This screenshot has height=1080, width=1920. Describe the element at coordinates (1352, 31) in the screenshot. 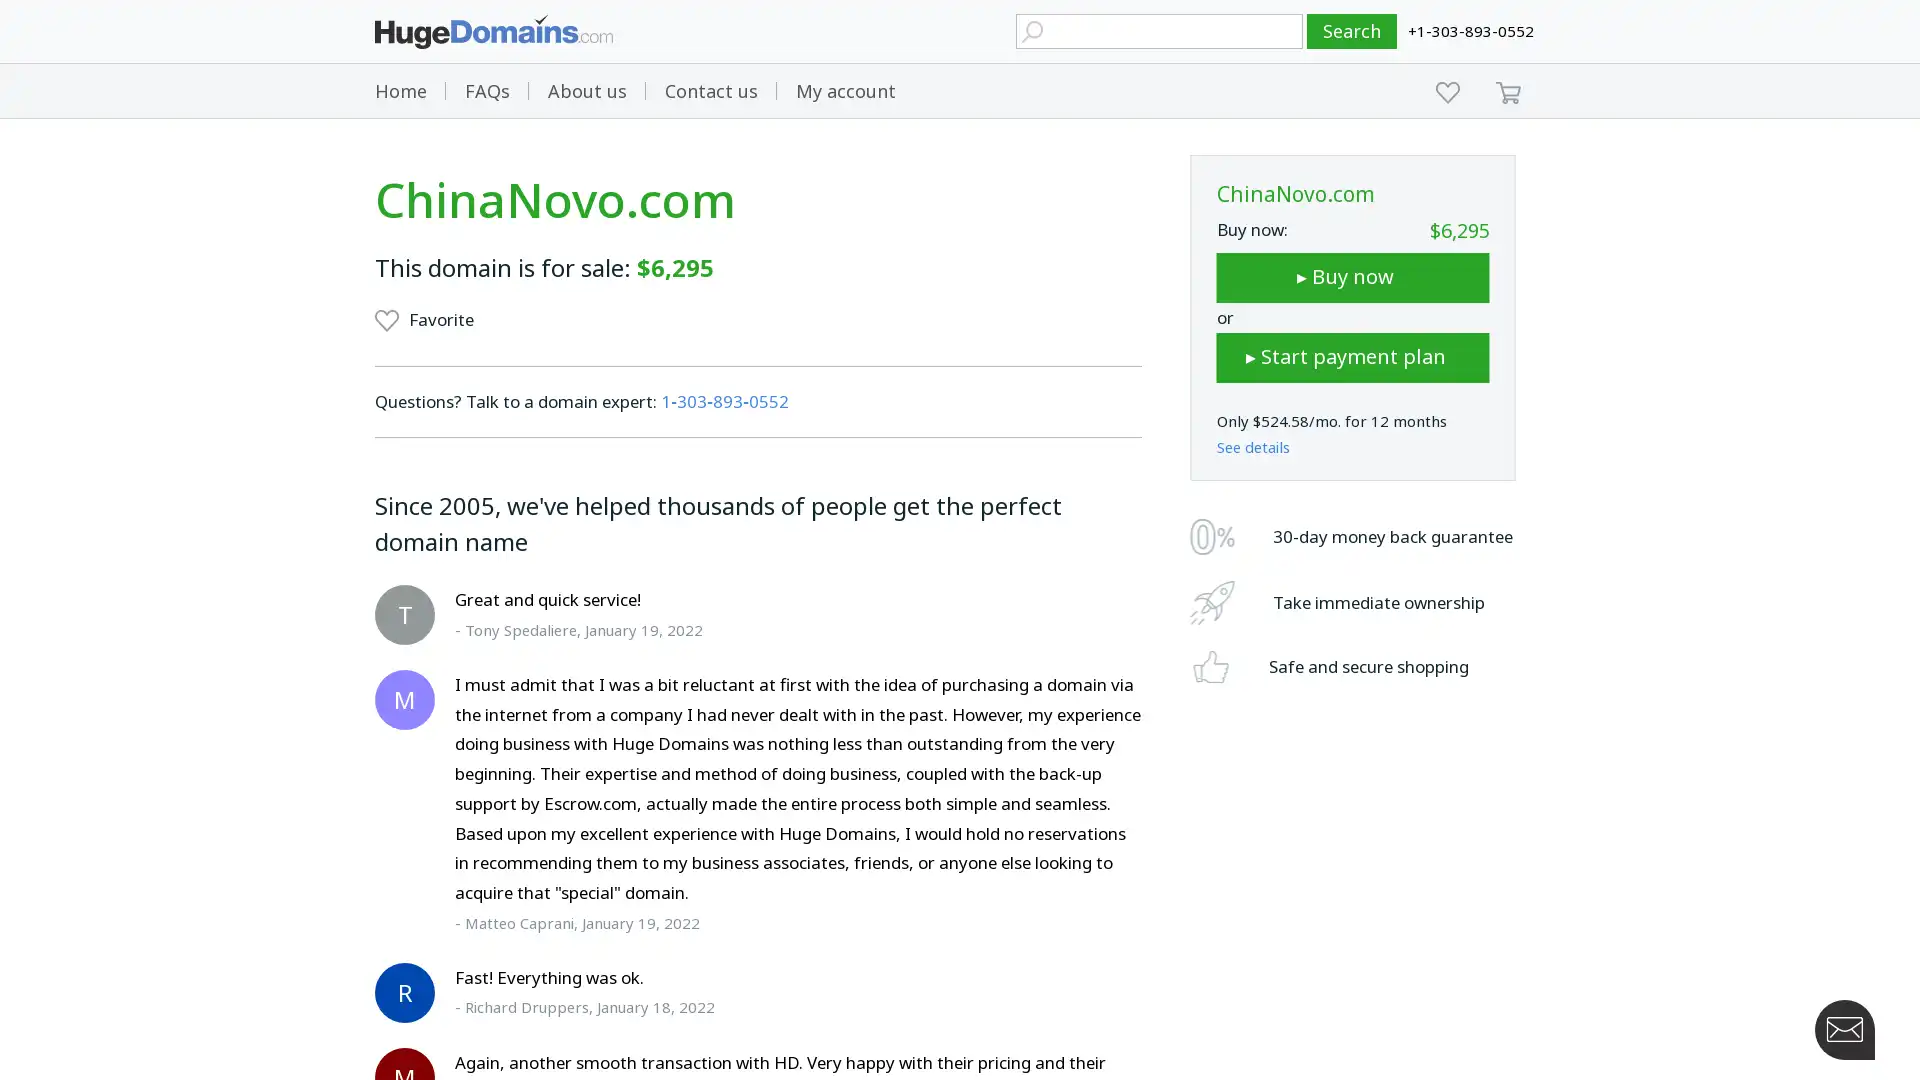

I see `Search` at that location.